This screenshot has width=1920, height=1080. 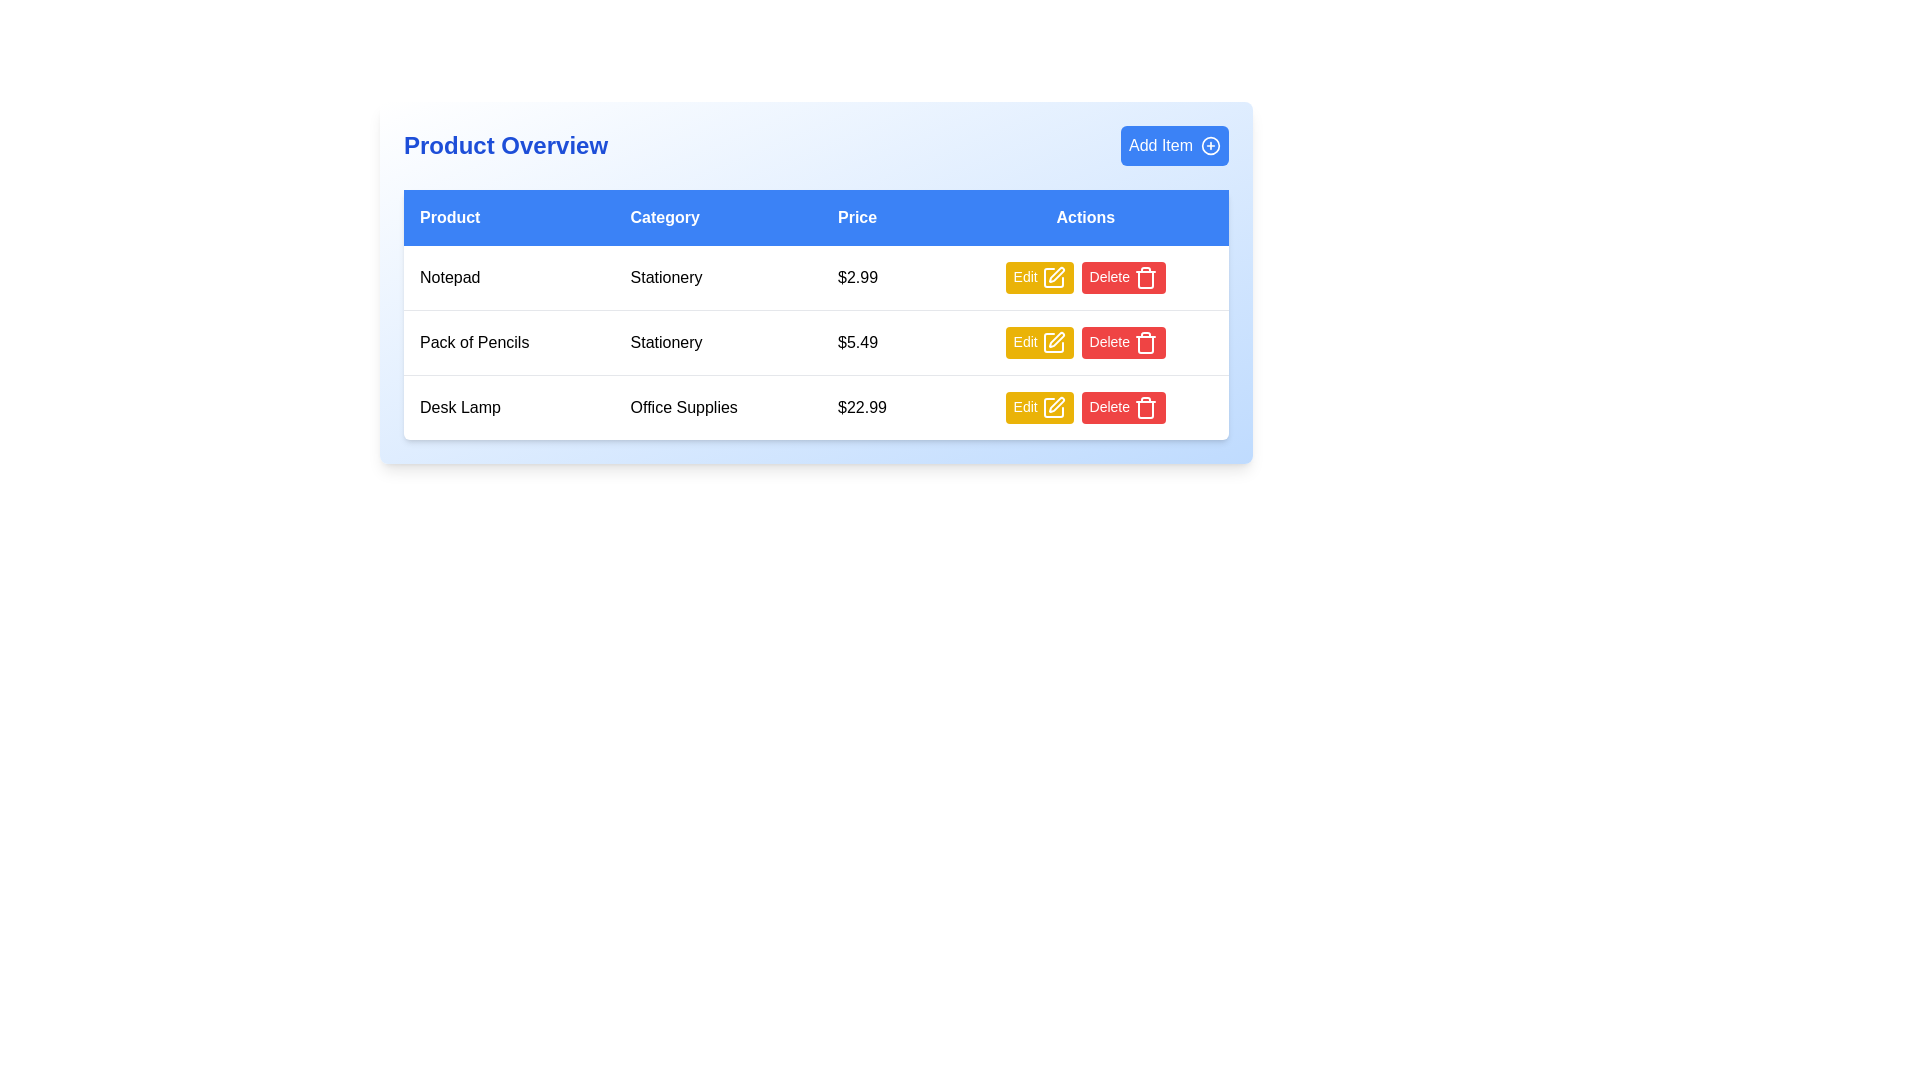 What do you see at coordinates (1052, 277) in the screenshot?
I see `the icon within the yellow 'Edit' button located in the second row of the 'Actions' column in the grid layout` at bounding box center [1052, 277].